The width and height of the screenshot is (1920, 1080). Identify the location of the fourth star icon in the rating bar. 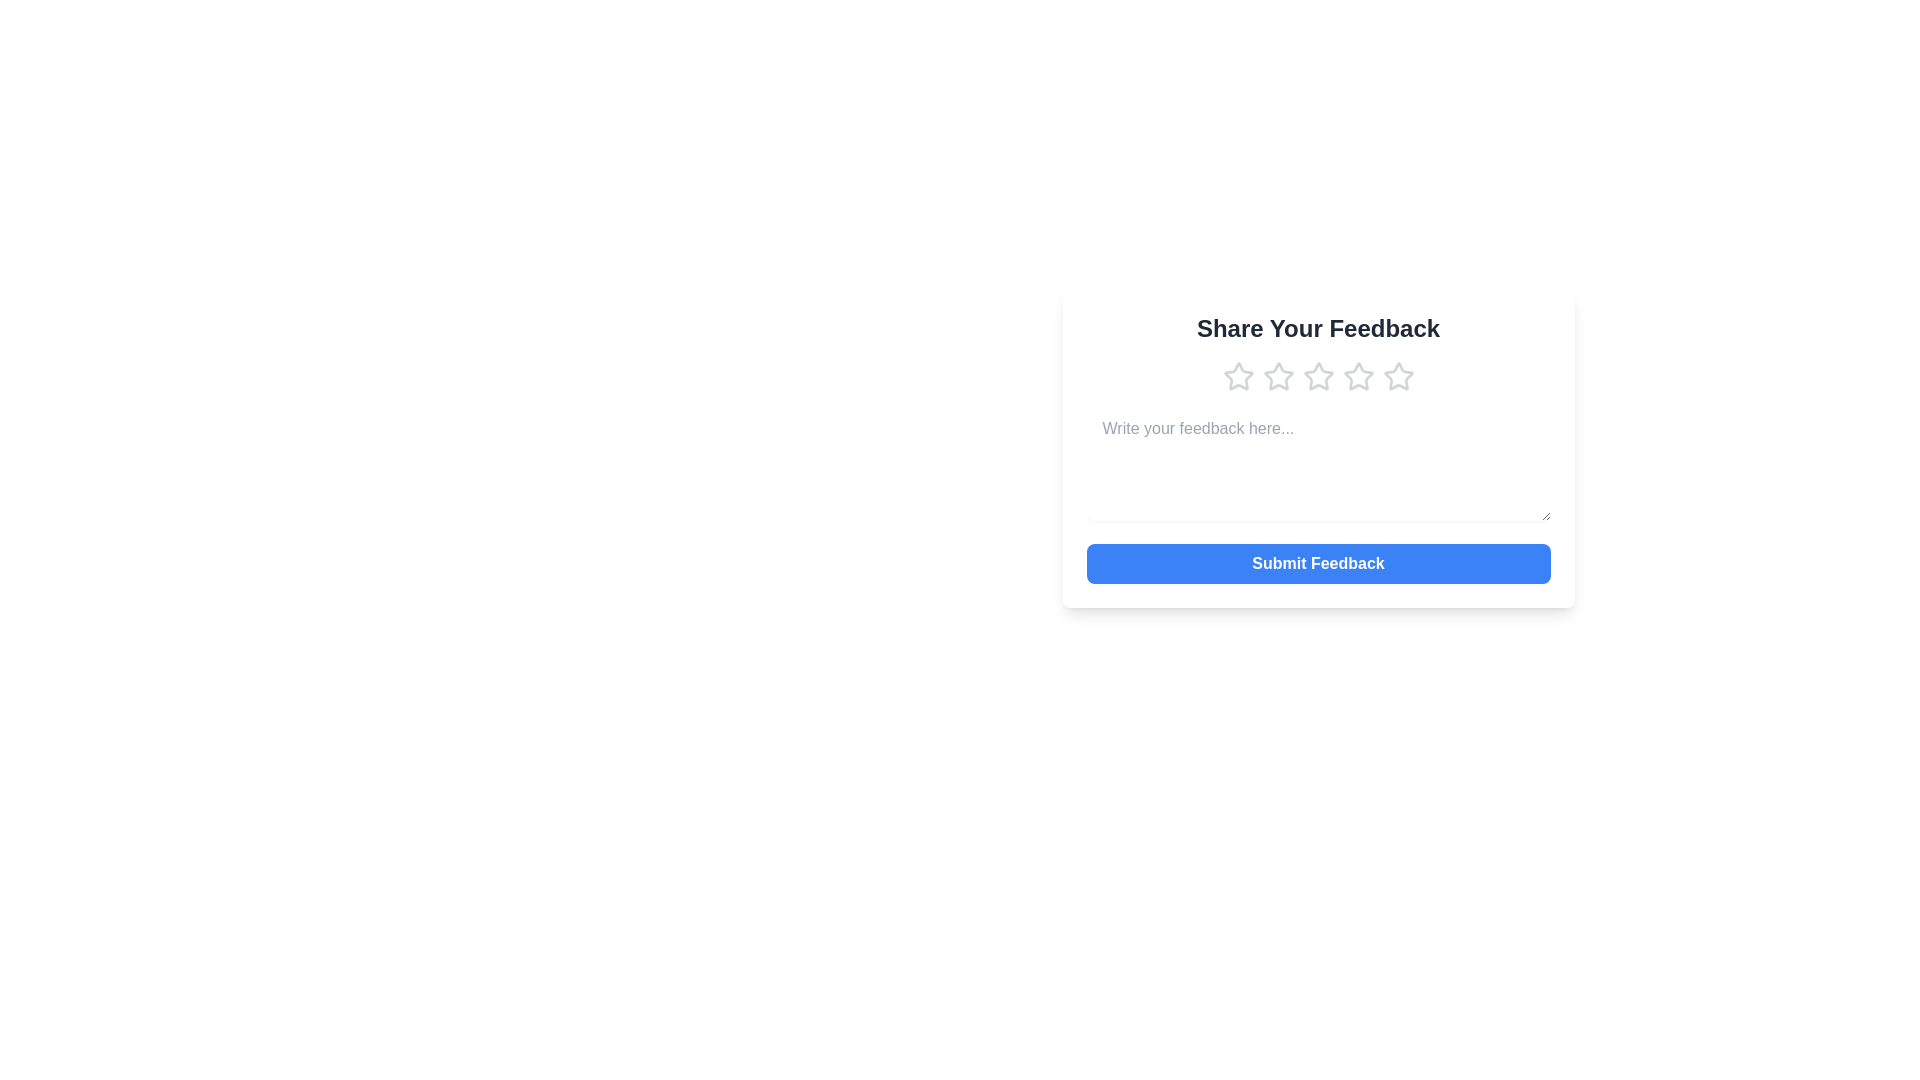
(1358, 375).